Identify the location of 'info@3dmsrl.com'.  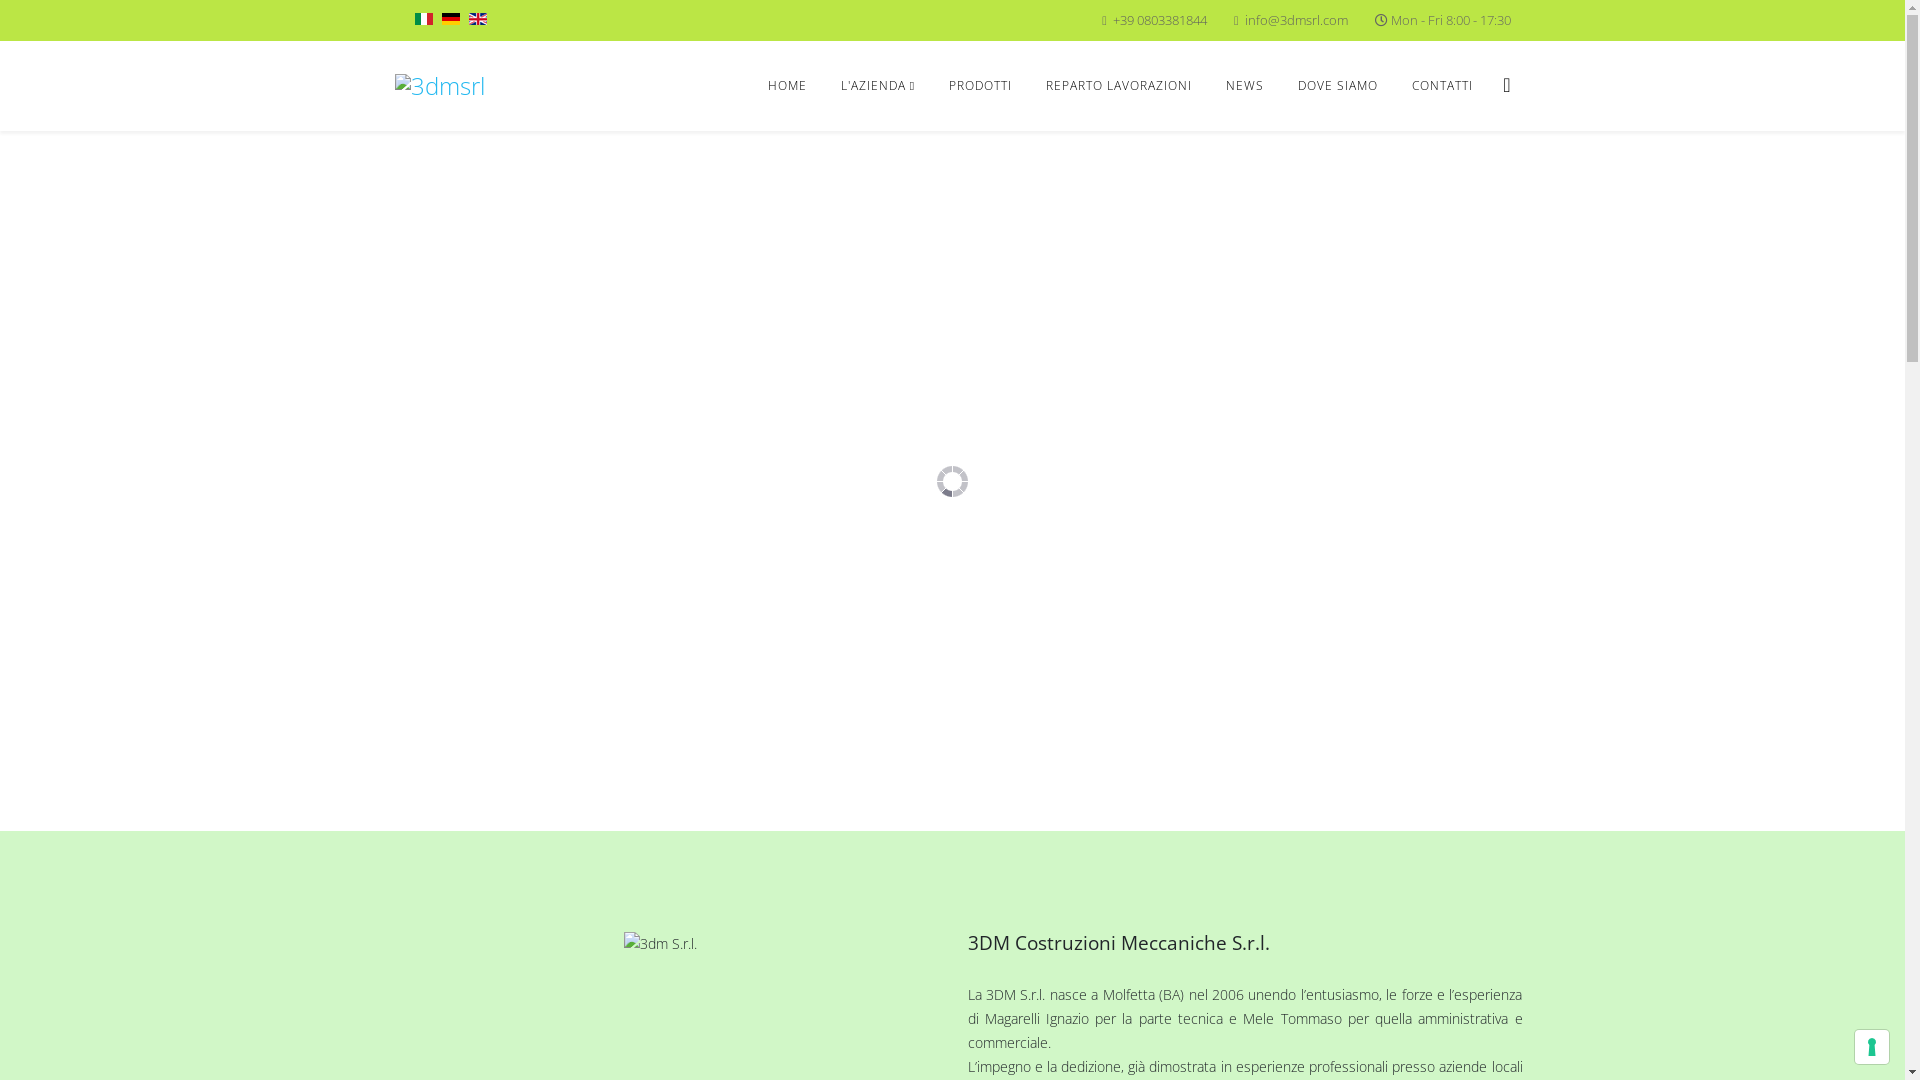
(1295, 20).